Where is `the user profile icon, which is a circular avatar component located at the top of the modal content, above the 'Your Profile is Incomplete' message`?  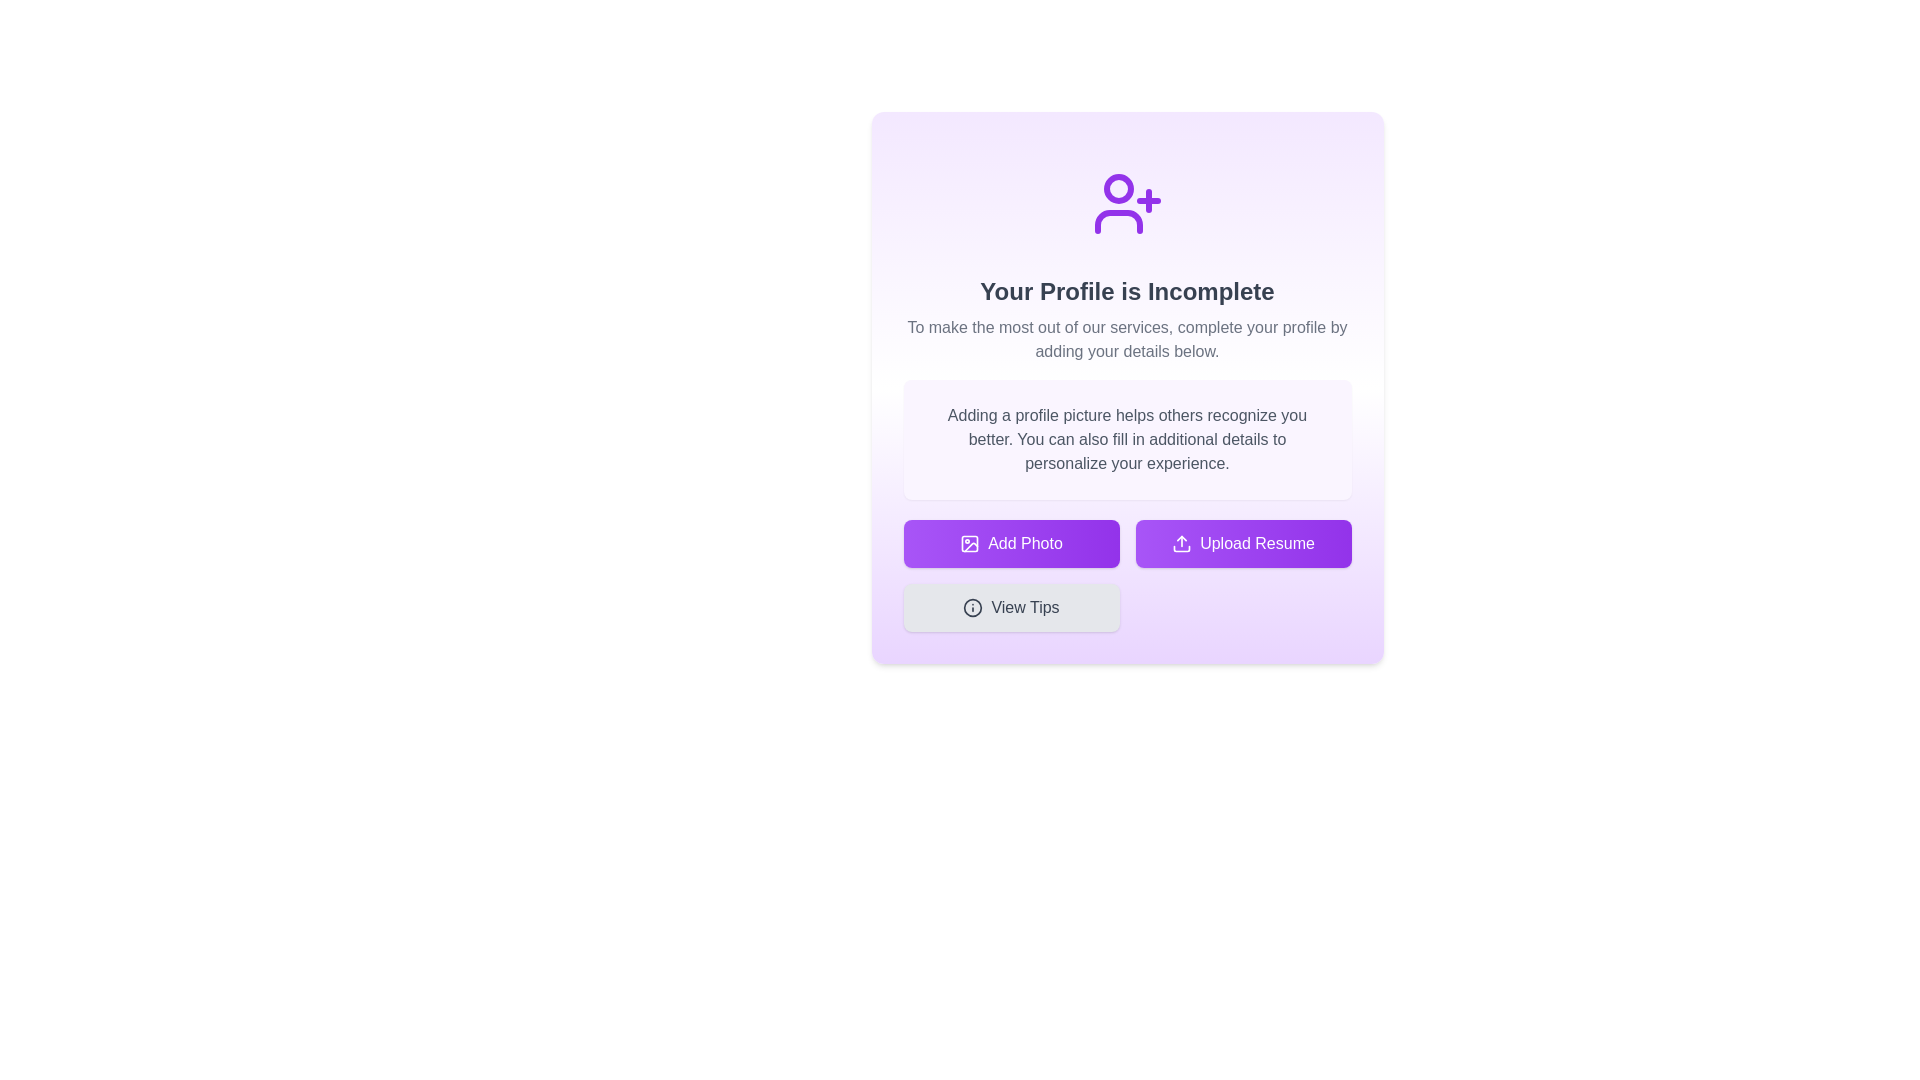 the user profile icon, which is a circular avatar component located at the top of the modal content, above the 'Your Profile is Incomplete' message is located at coordinates (1117, 189).